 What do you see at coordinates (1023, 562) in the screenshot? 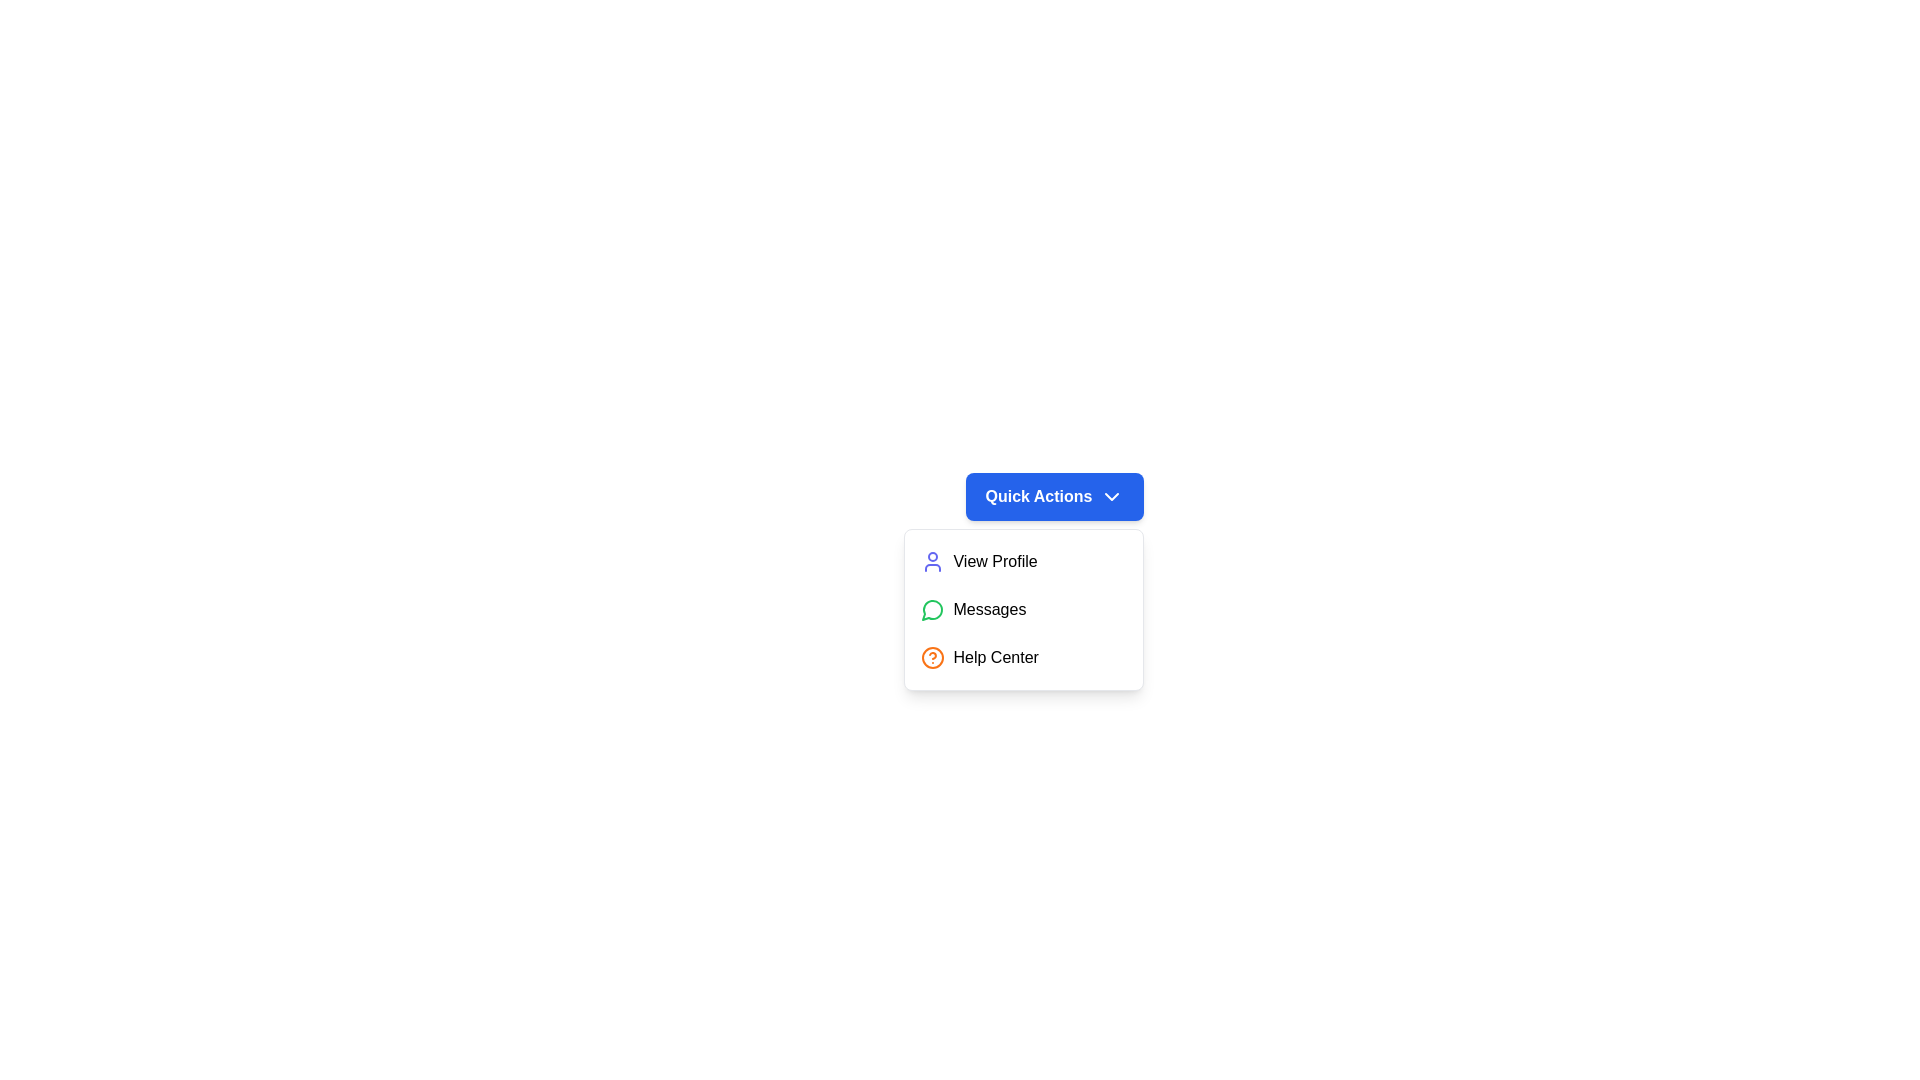
I see `the 'View Profile' option in the dropdown menu` at bounding box center [1023, 562].